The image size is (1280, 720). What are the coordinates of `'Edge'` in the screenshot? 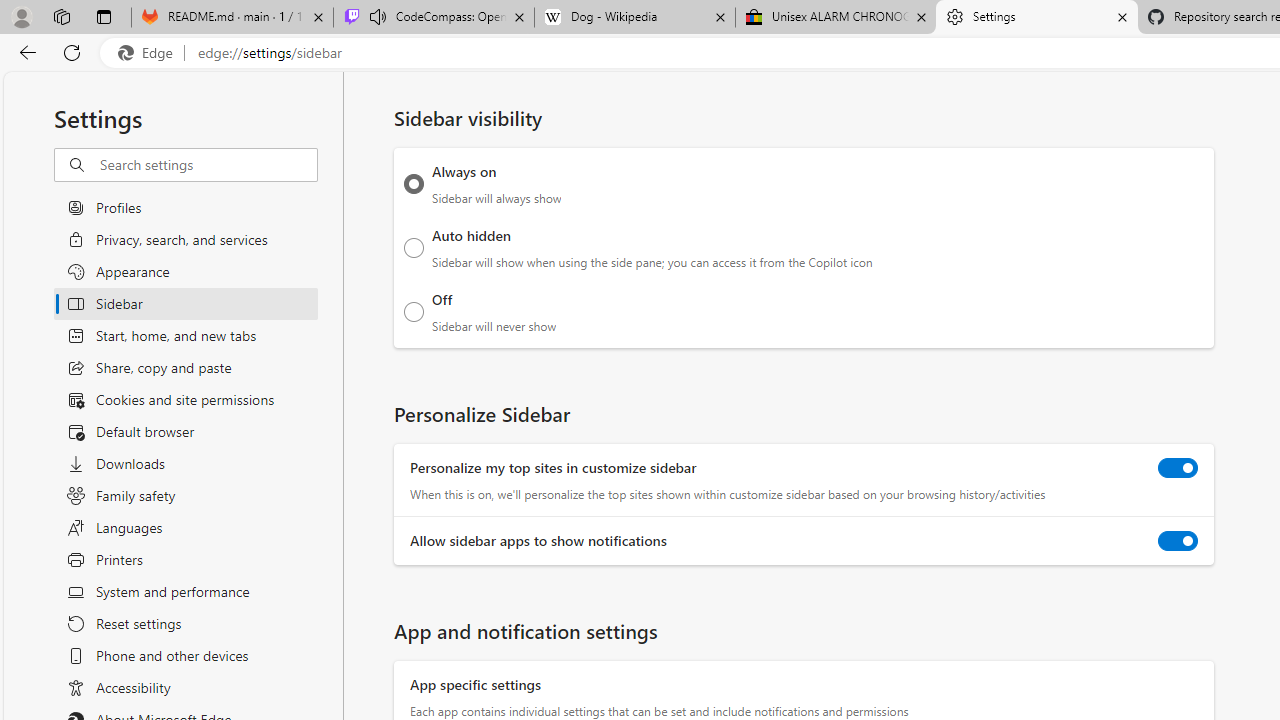 It's located at (149, 52).